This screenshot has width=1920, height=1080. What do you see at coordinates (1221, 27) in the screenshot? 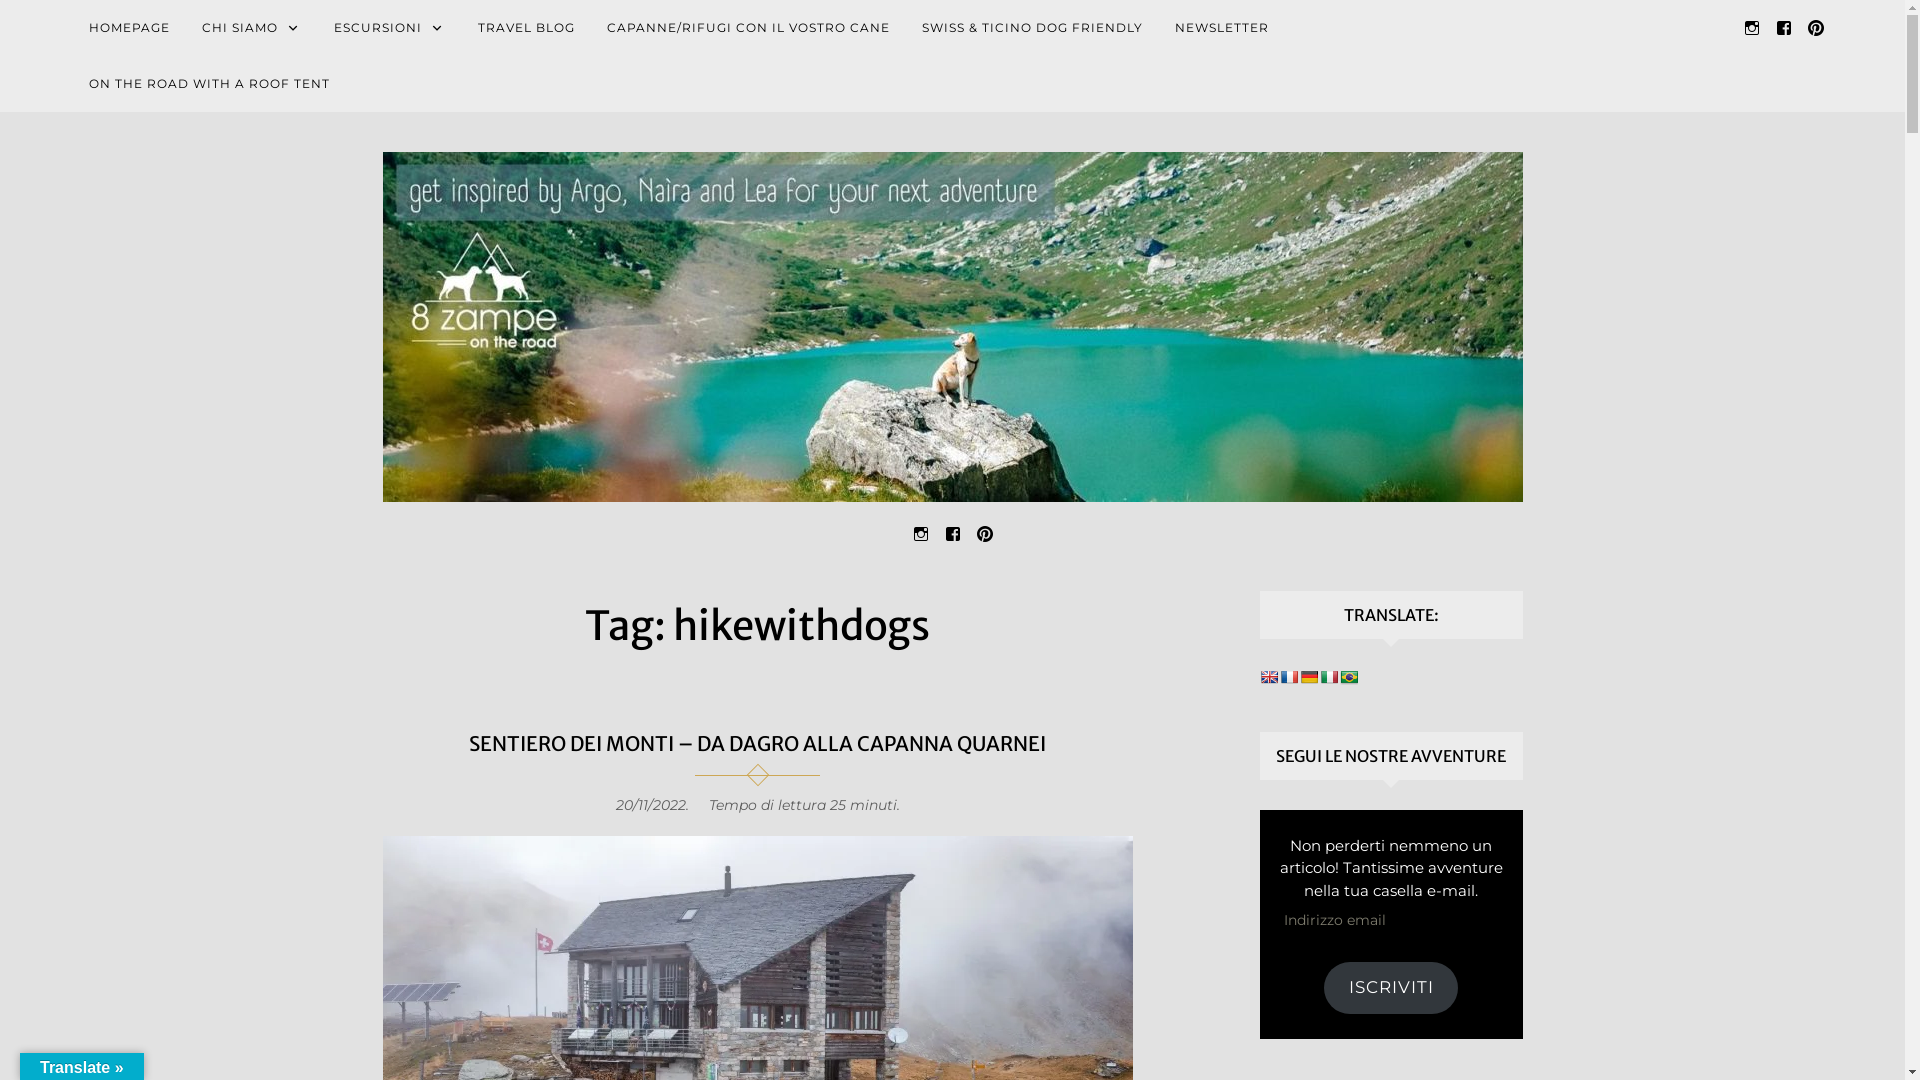
I see `'NEWSLETTER'` at bounding box center [1221, 27].